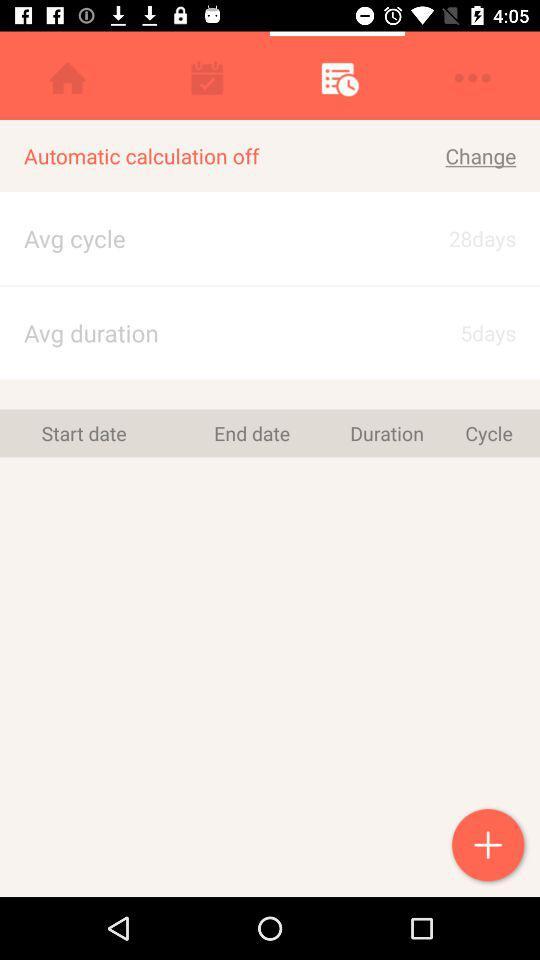  What do you see at coordinates (189, 238) in the screenshot?
I see `app next to the change item` at bounding box center [189, 238].